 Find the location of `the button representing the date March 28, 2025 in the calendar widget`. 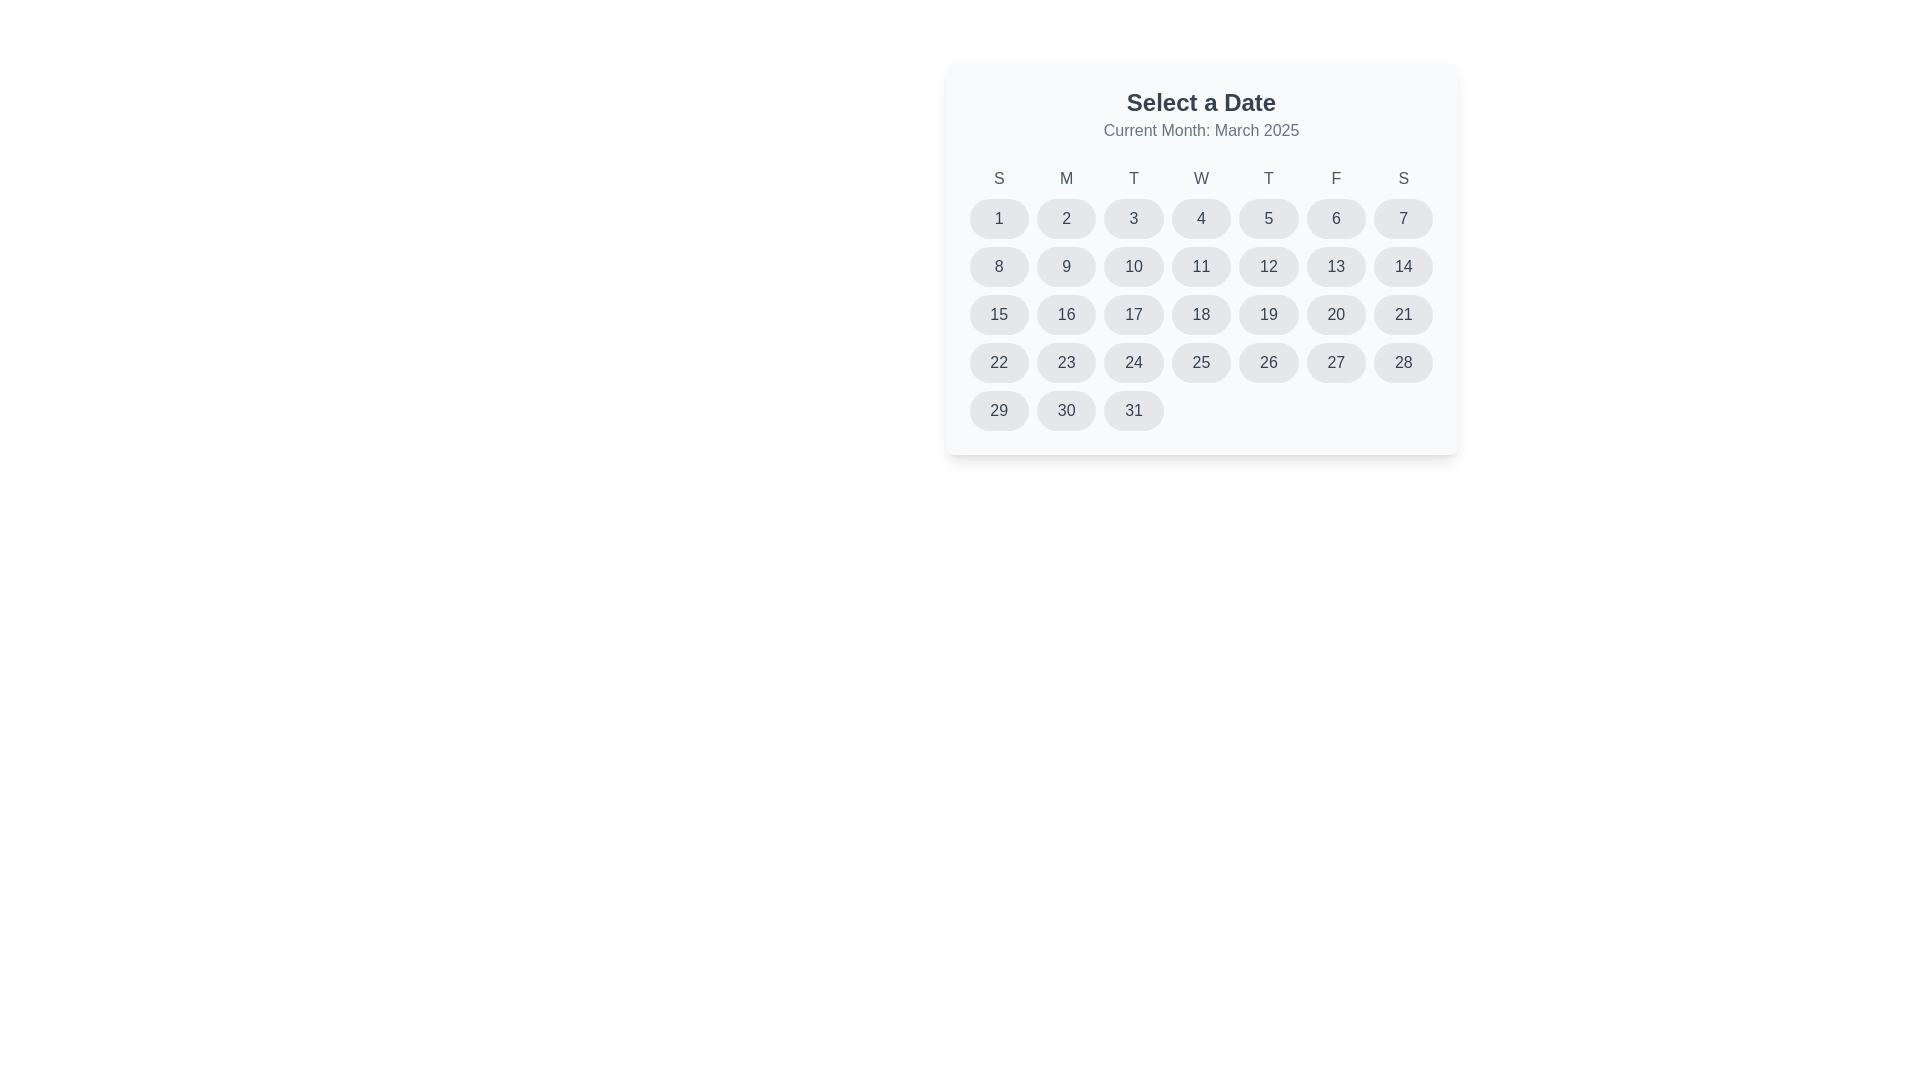

the button representing the date March 28, 2025 in the calendar widget is located at coordinates (1402, 362).